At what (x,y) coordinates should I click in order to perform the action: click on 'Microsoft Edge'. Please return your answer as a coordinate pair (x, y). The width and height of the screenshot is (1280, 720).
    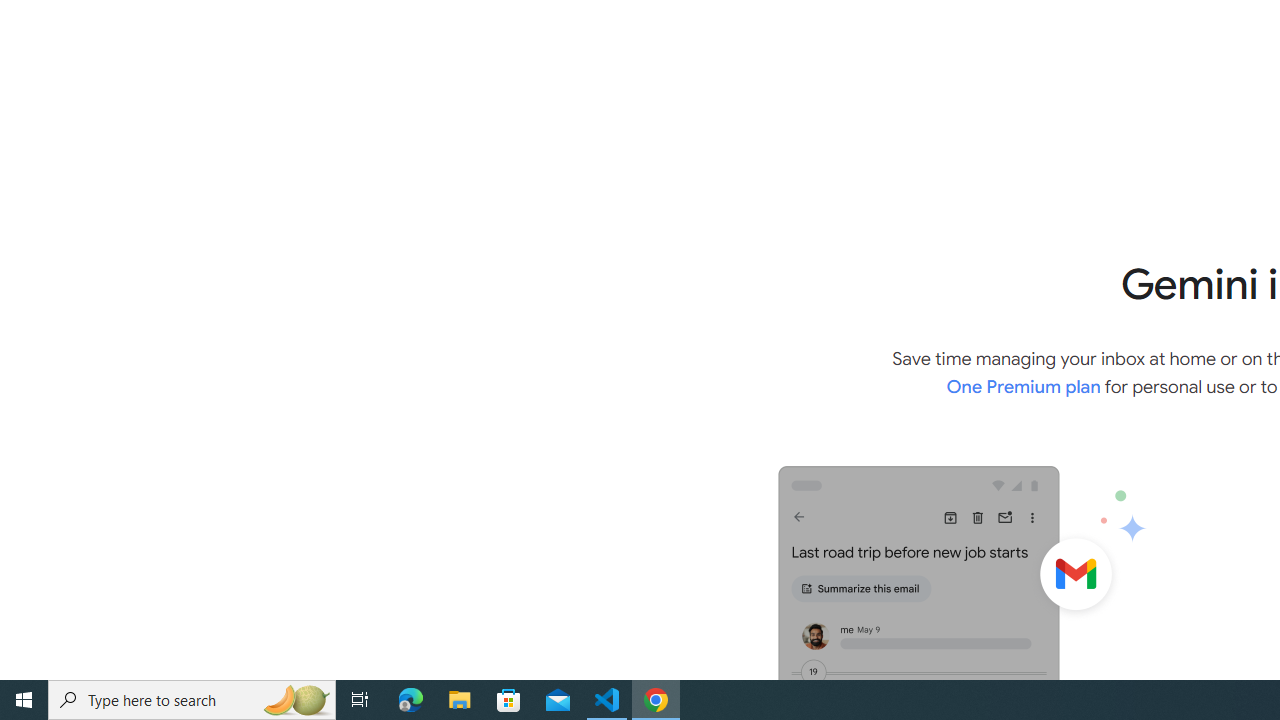
    Looking at the image, I should click on (410, 698).